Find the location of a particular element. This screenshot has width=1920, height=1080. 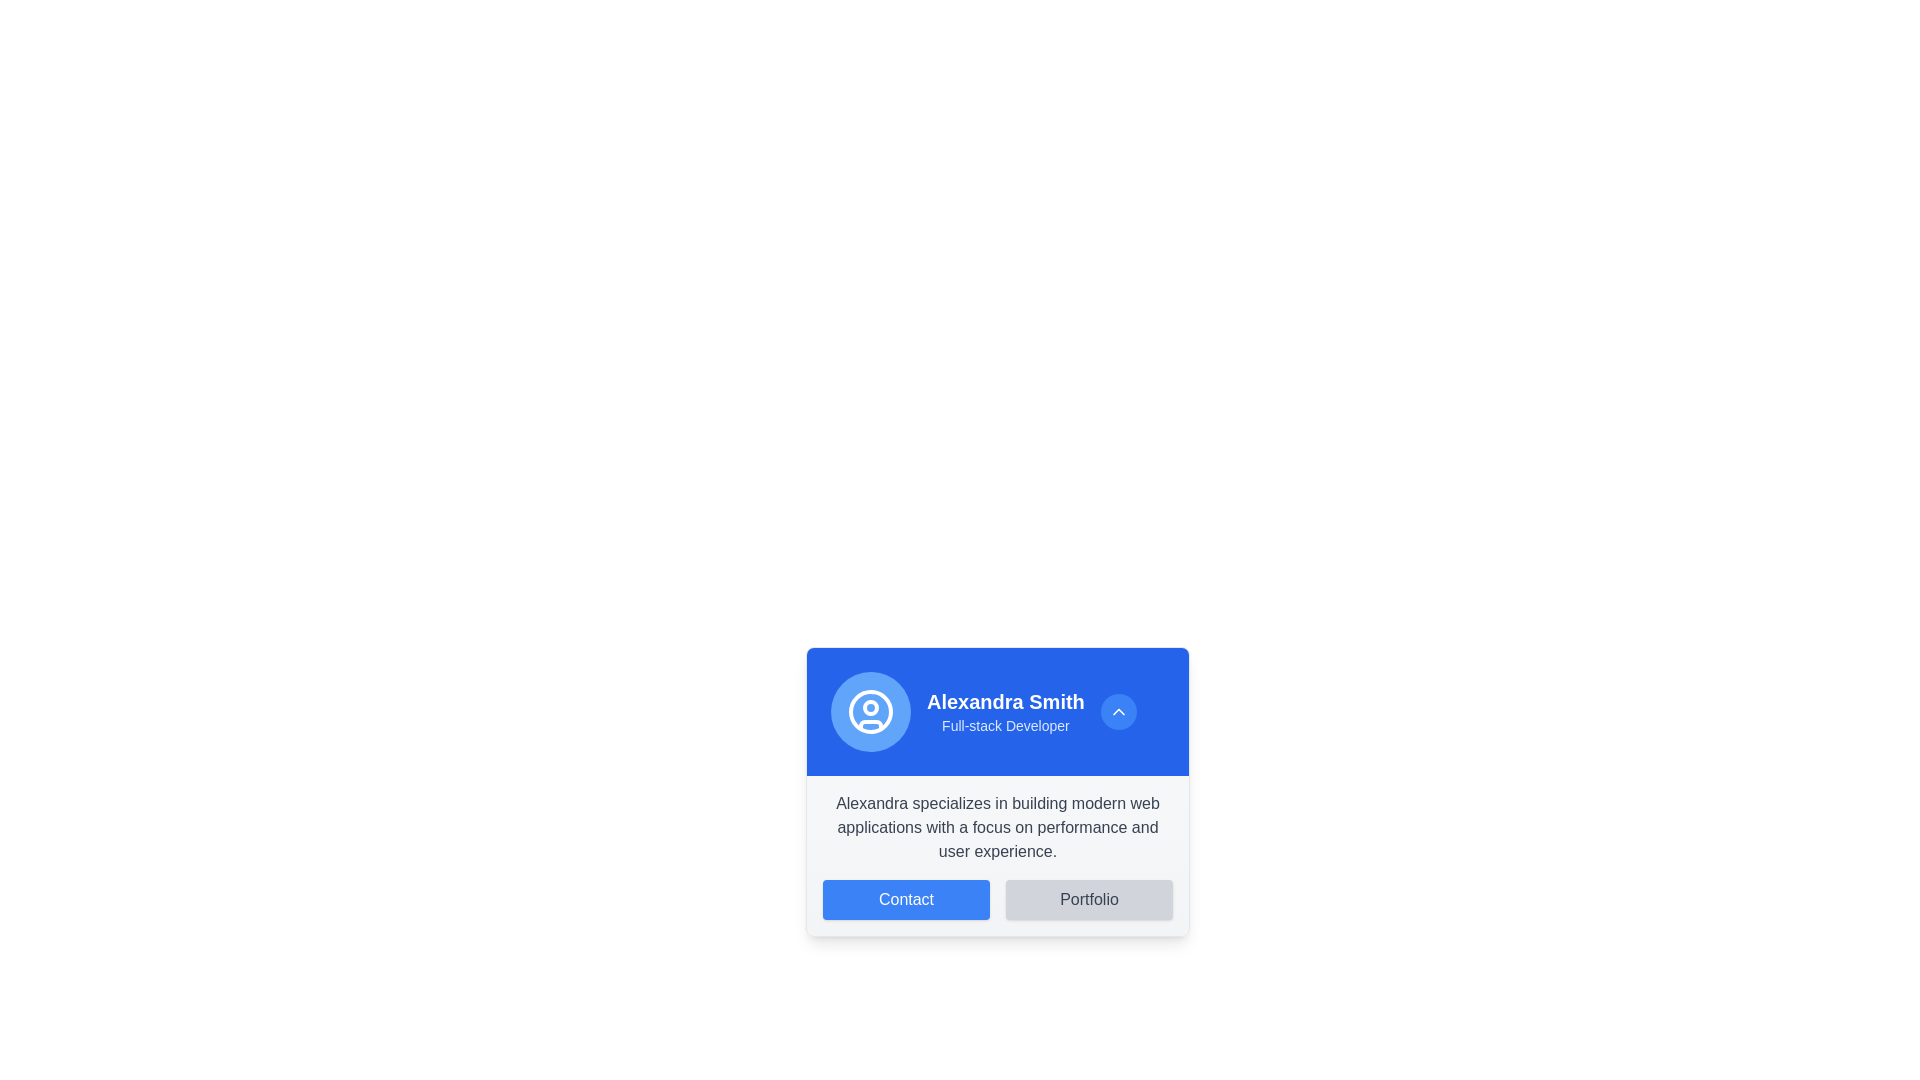

the upward-pointing chevron icon on the blue circular background located in the top-right corner of the blue header section within the profile details card is located at coordinates (1117, 711).